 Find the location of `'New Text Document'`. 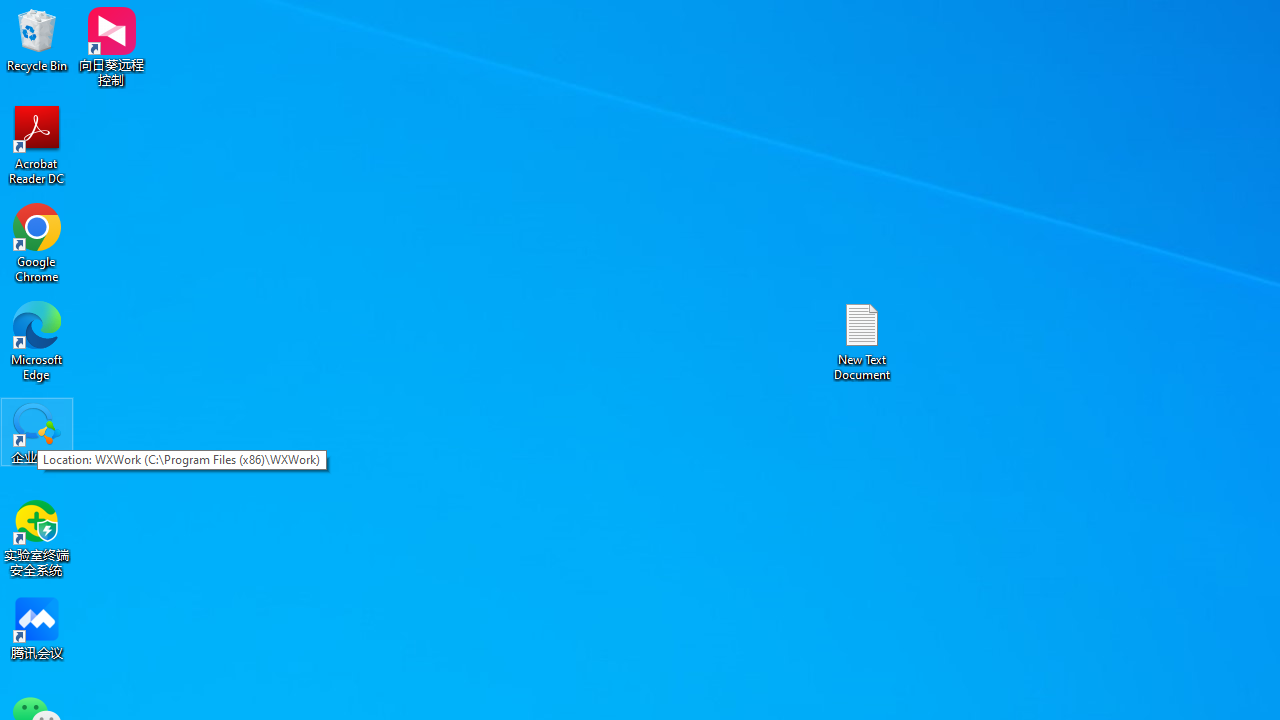

'New Text Document' is located at coordinates (862, 340).